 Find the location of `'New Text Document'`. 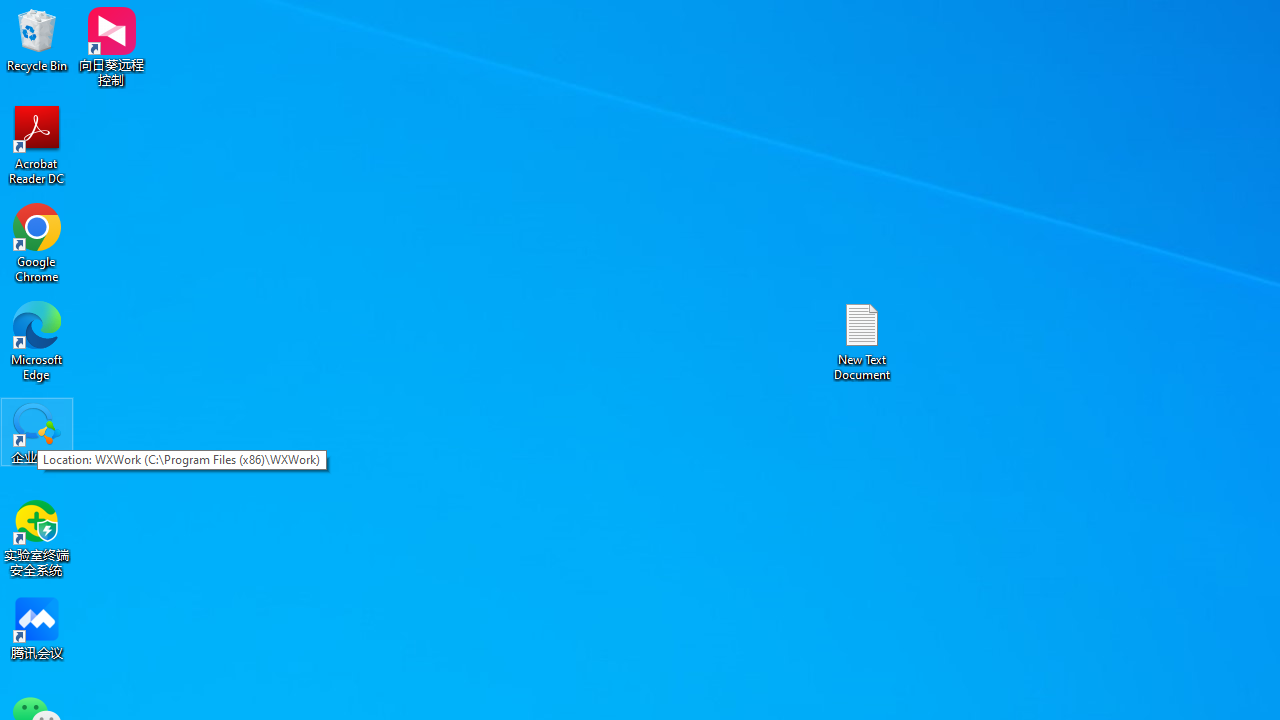

'New Text Document' is located at coordinates (862, 340).